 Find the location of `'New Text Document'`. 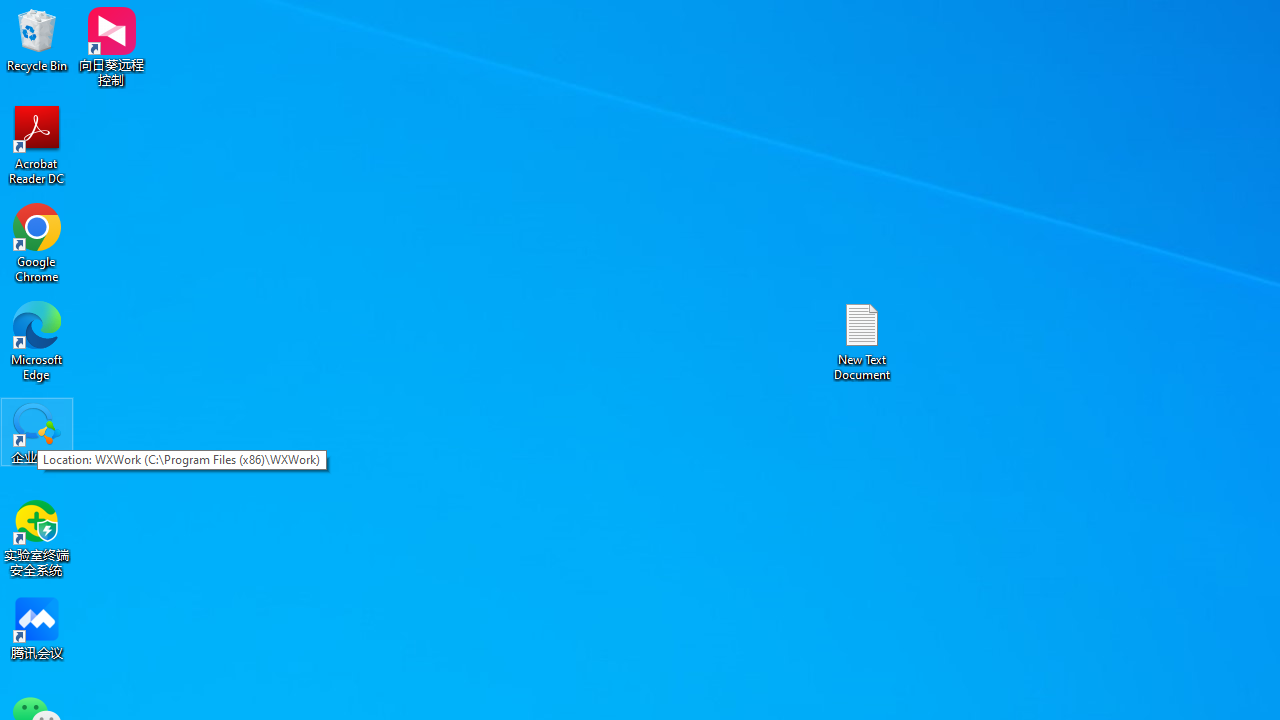

'New Text Document' is located at coordinates (862, 340).